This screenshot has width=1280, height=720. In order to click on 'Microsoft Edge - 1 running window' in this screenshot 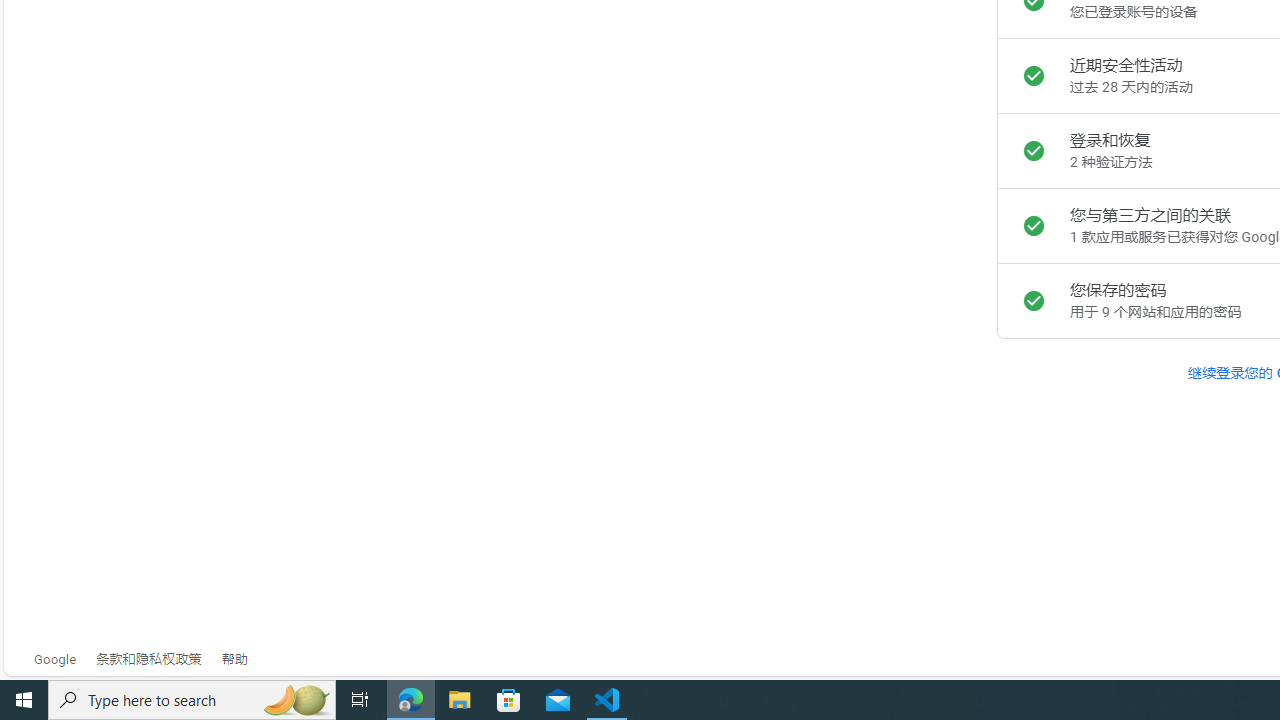, I will do `click(410, 698)`.